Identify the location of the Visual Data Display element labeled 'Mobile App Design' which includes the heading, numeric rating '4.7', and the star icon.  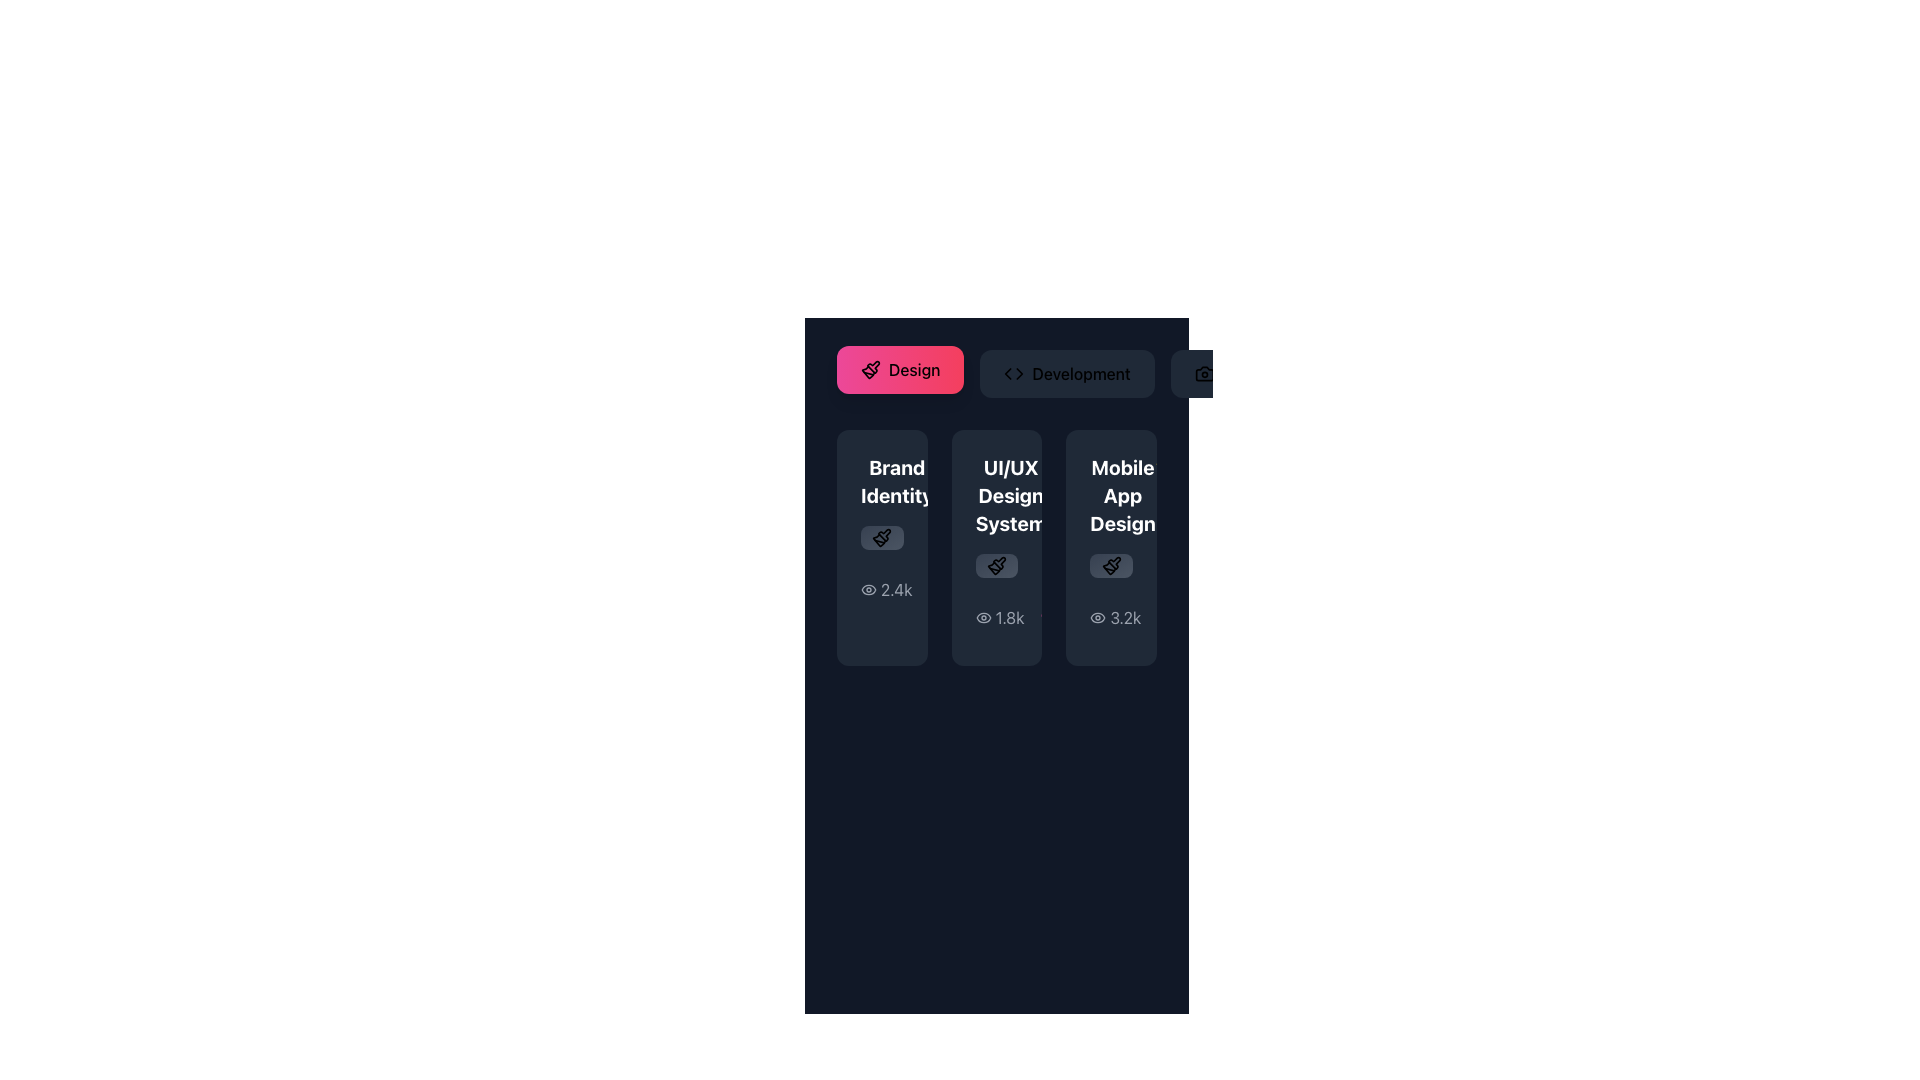
(1110, 495).